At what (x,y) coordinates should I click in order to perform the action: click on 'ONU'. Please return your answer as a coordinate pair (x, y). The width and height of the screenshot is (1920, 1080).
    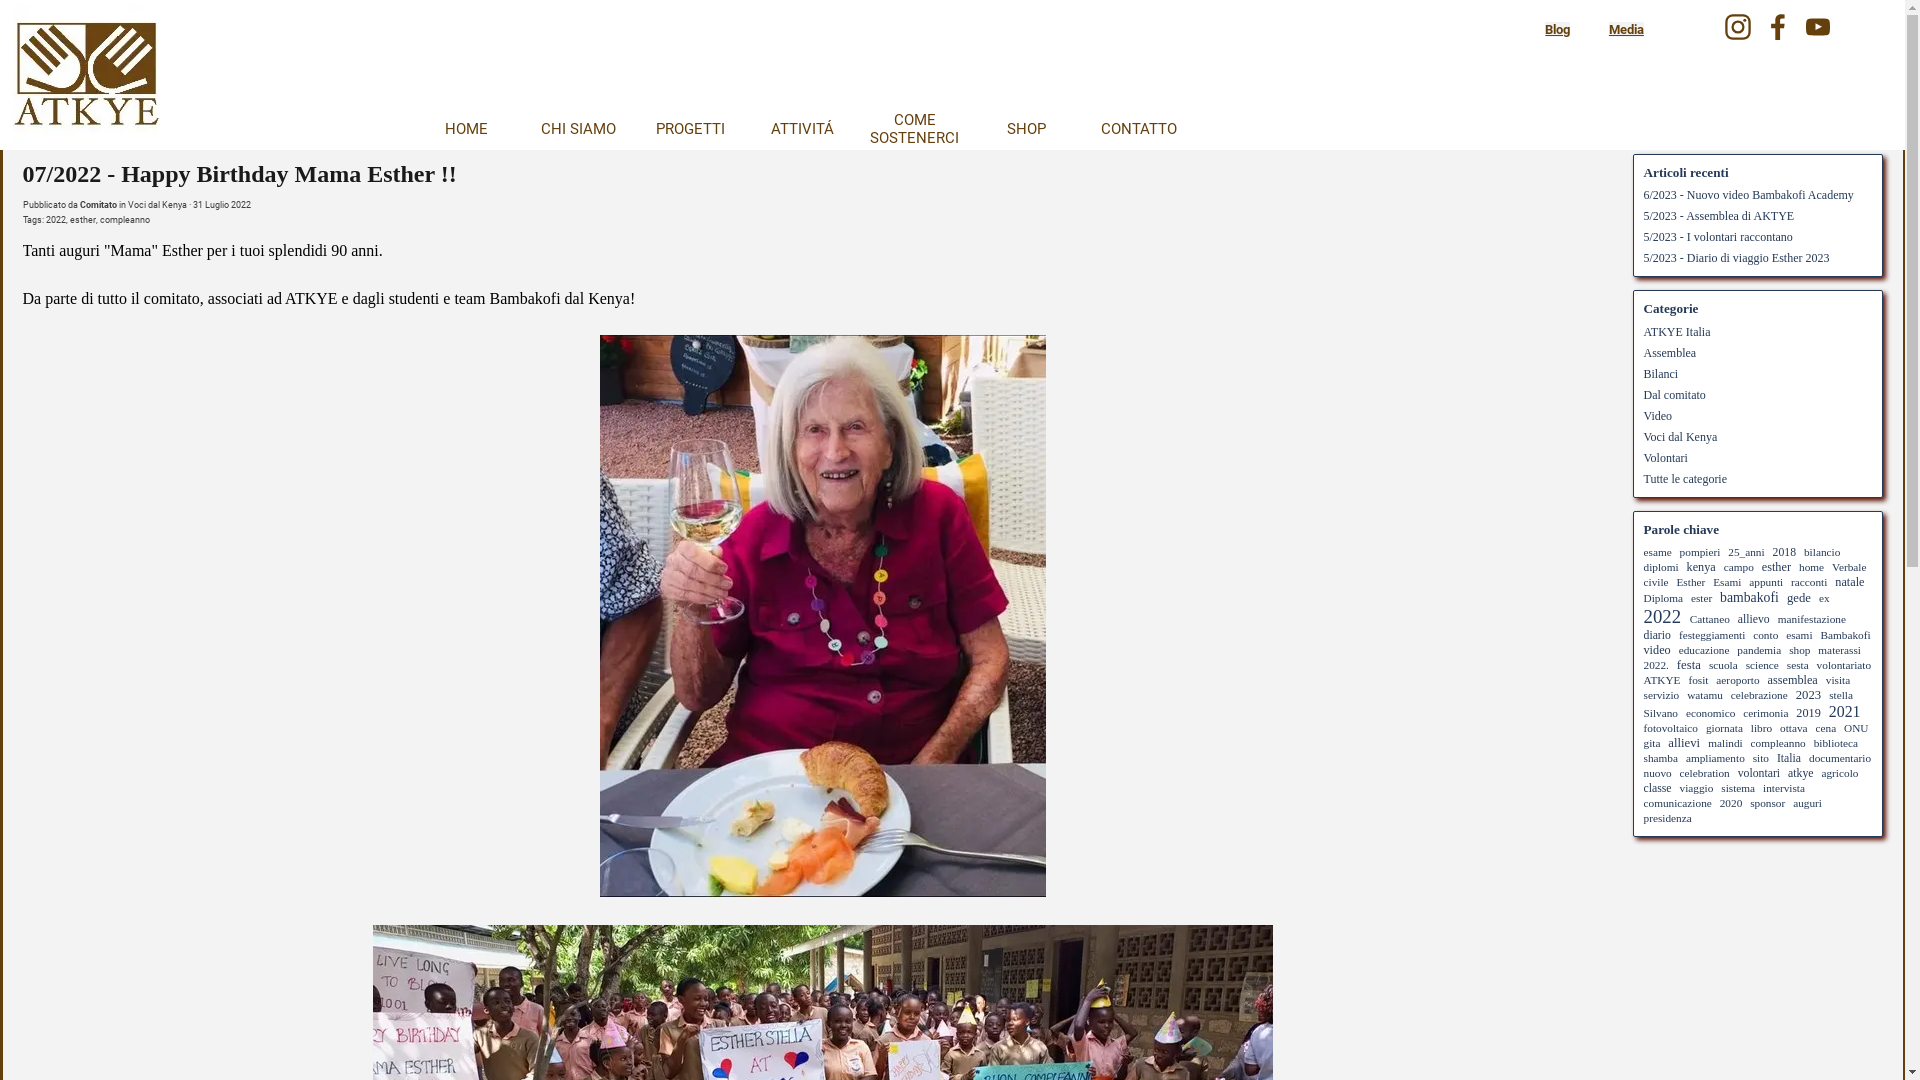
    Looking at the image, I should click on (1855, 728).